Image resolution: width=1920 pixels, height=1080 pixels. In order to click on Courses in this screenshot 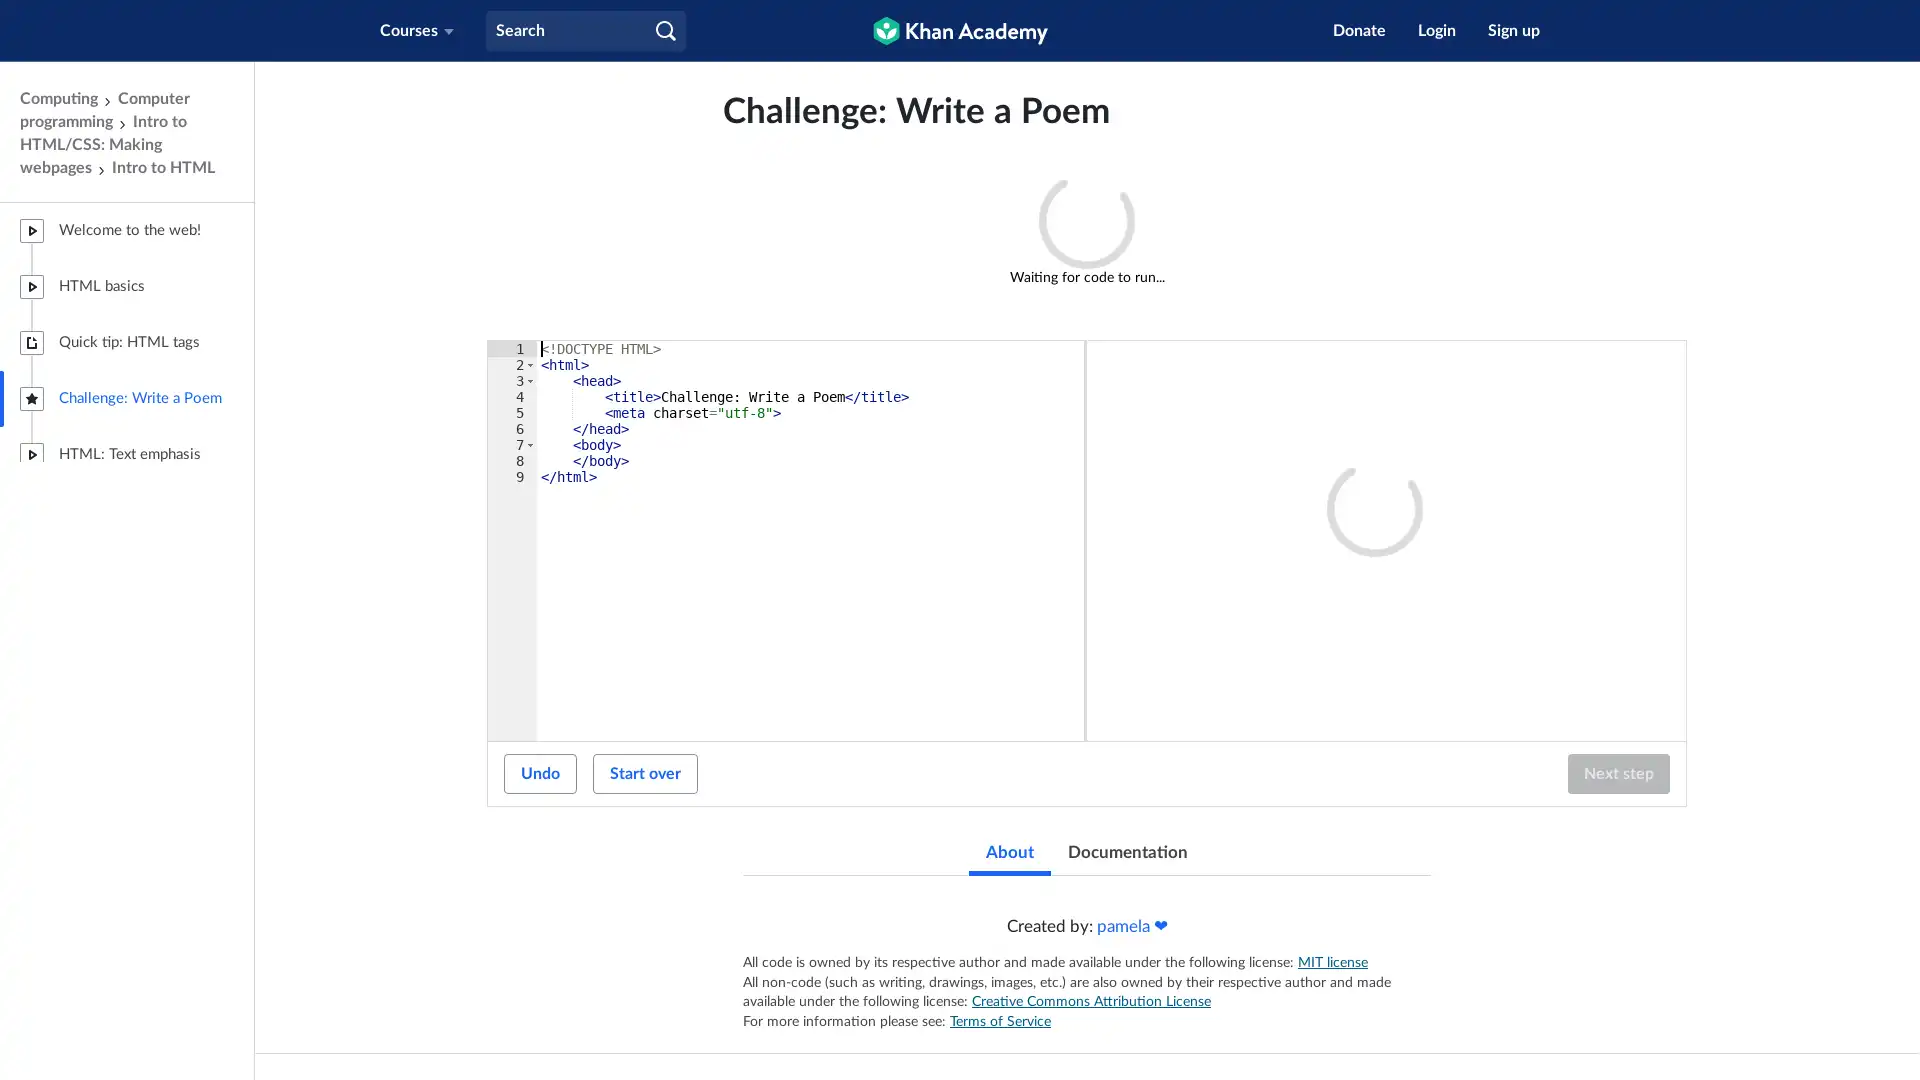, I will do `click(416, 30)`.